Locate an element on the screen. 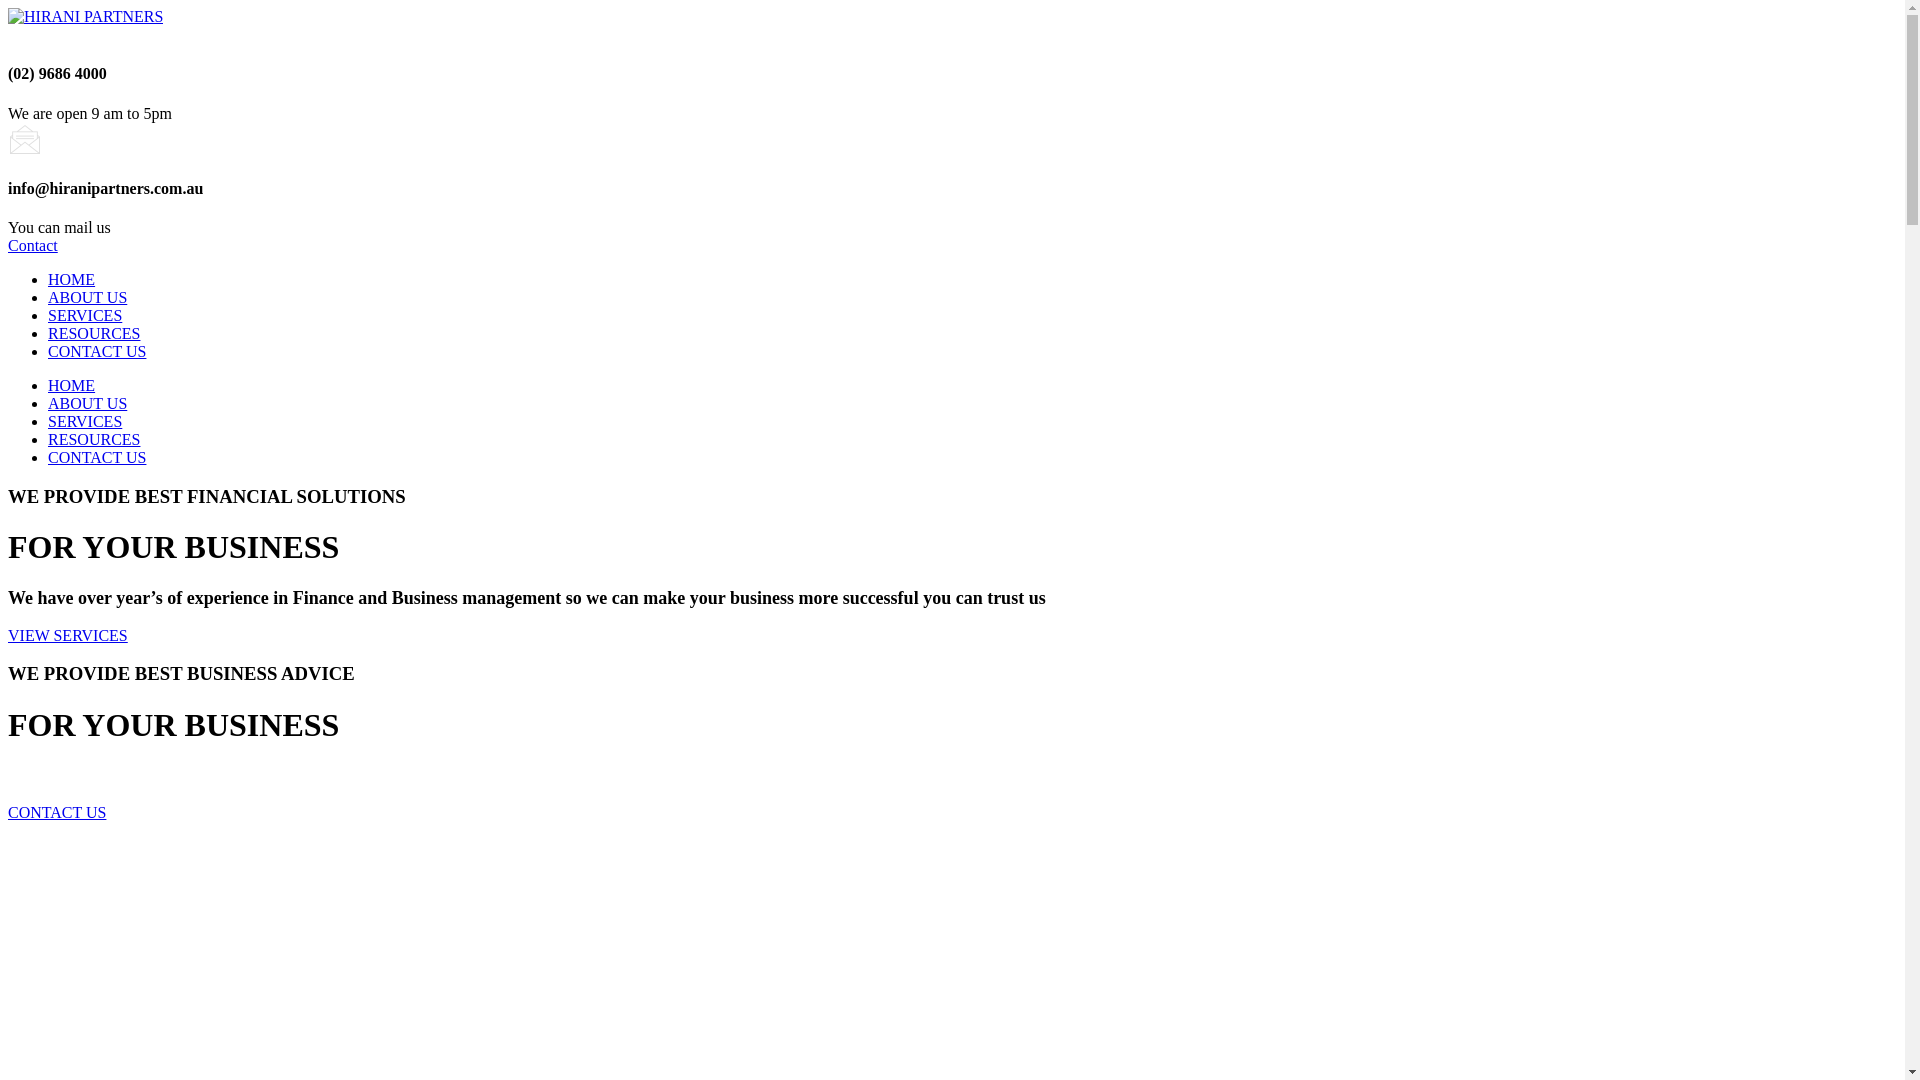  'HOME' is located at coordinates (48, 385).